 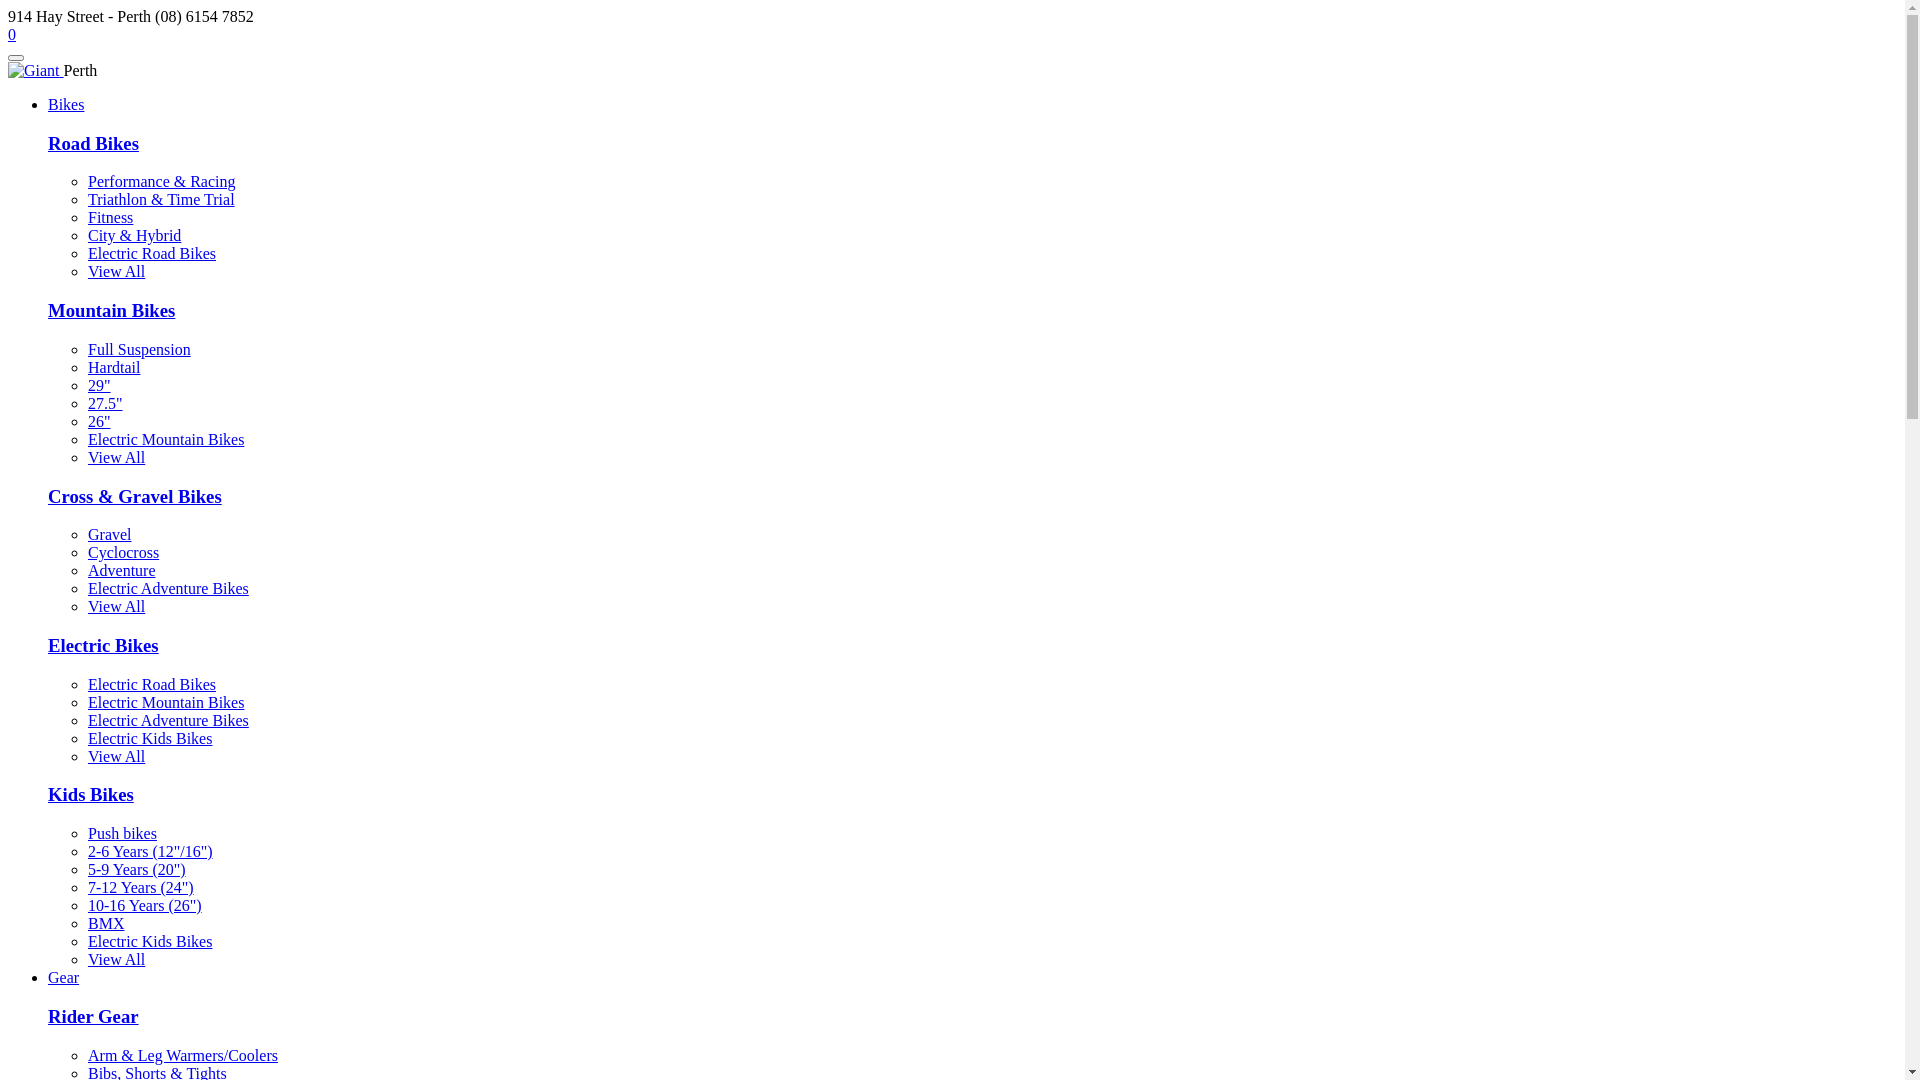 I want to click on 'Cyclocross', so click(x=122, y=552).